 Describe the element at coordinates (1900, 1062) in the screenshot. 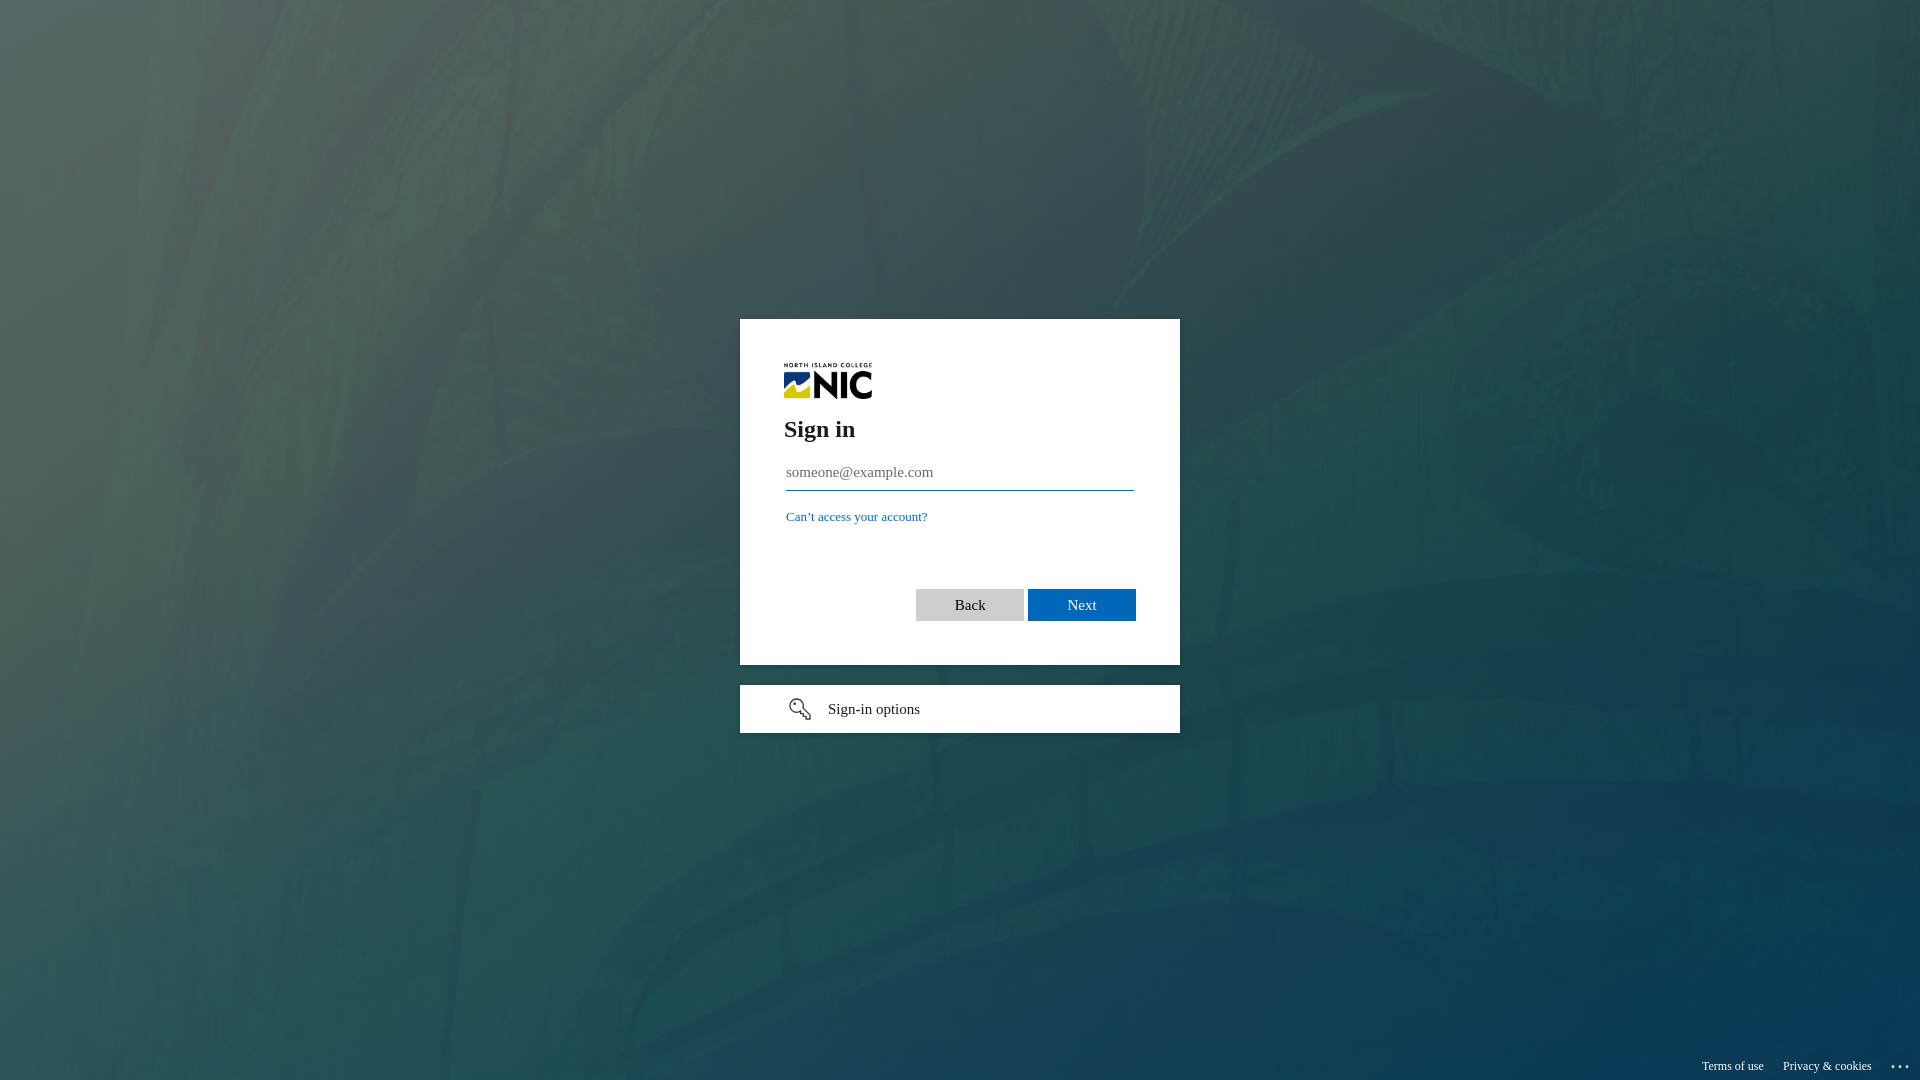

I see `'...'` at that location.